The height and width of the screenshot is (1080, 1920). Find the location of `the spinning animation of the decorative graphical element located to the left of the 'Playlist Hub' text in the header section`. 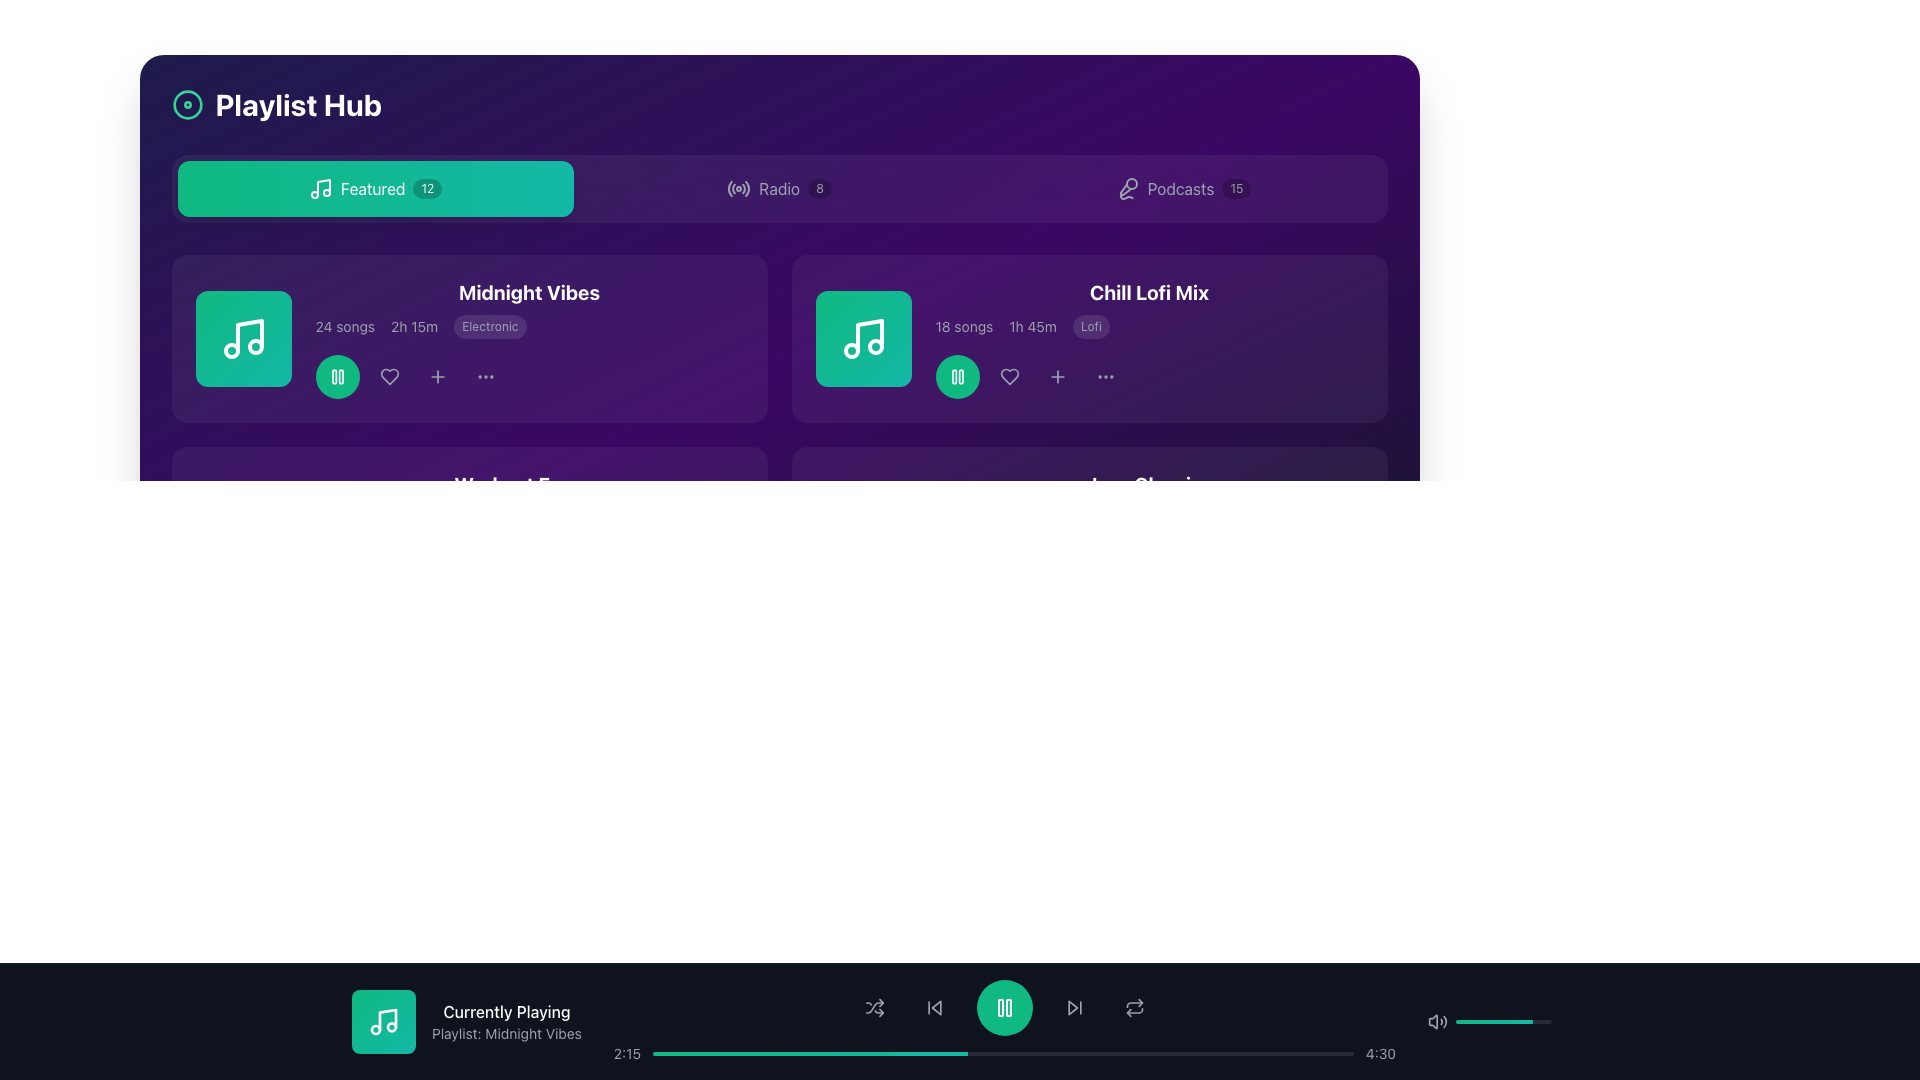

the spinning animation of the decorative graphical element located to the left of the 'Playlist Hub' text in the header section is located at coordinates (187, 104).